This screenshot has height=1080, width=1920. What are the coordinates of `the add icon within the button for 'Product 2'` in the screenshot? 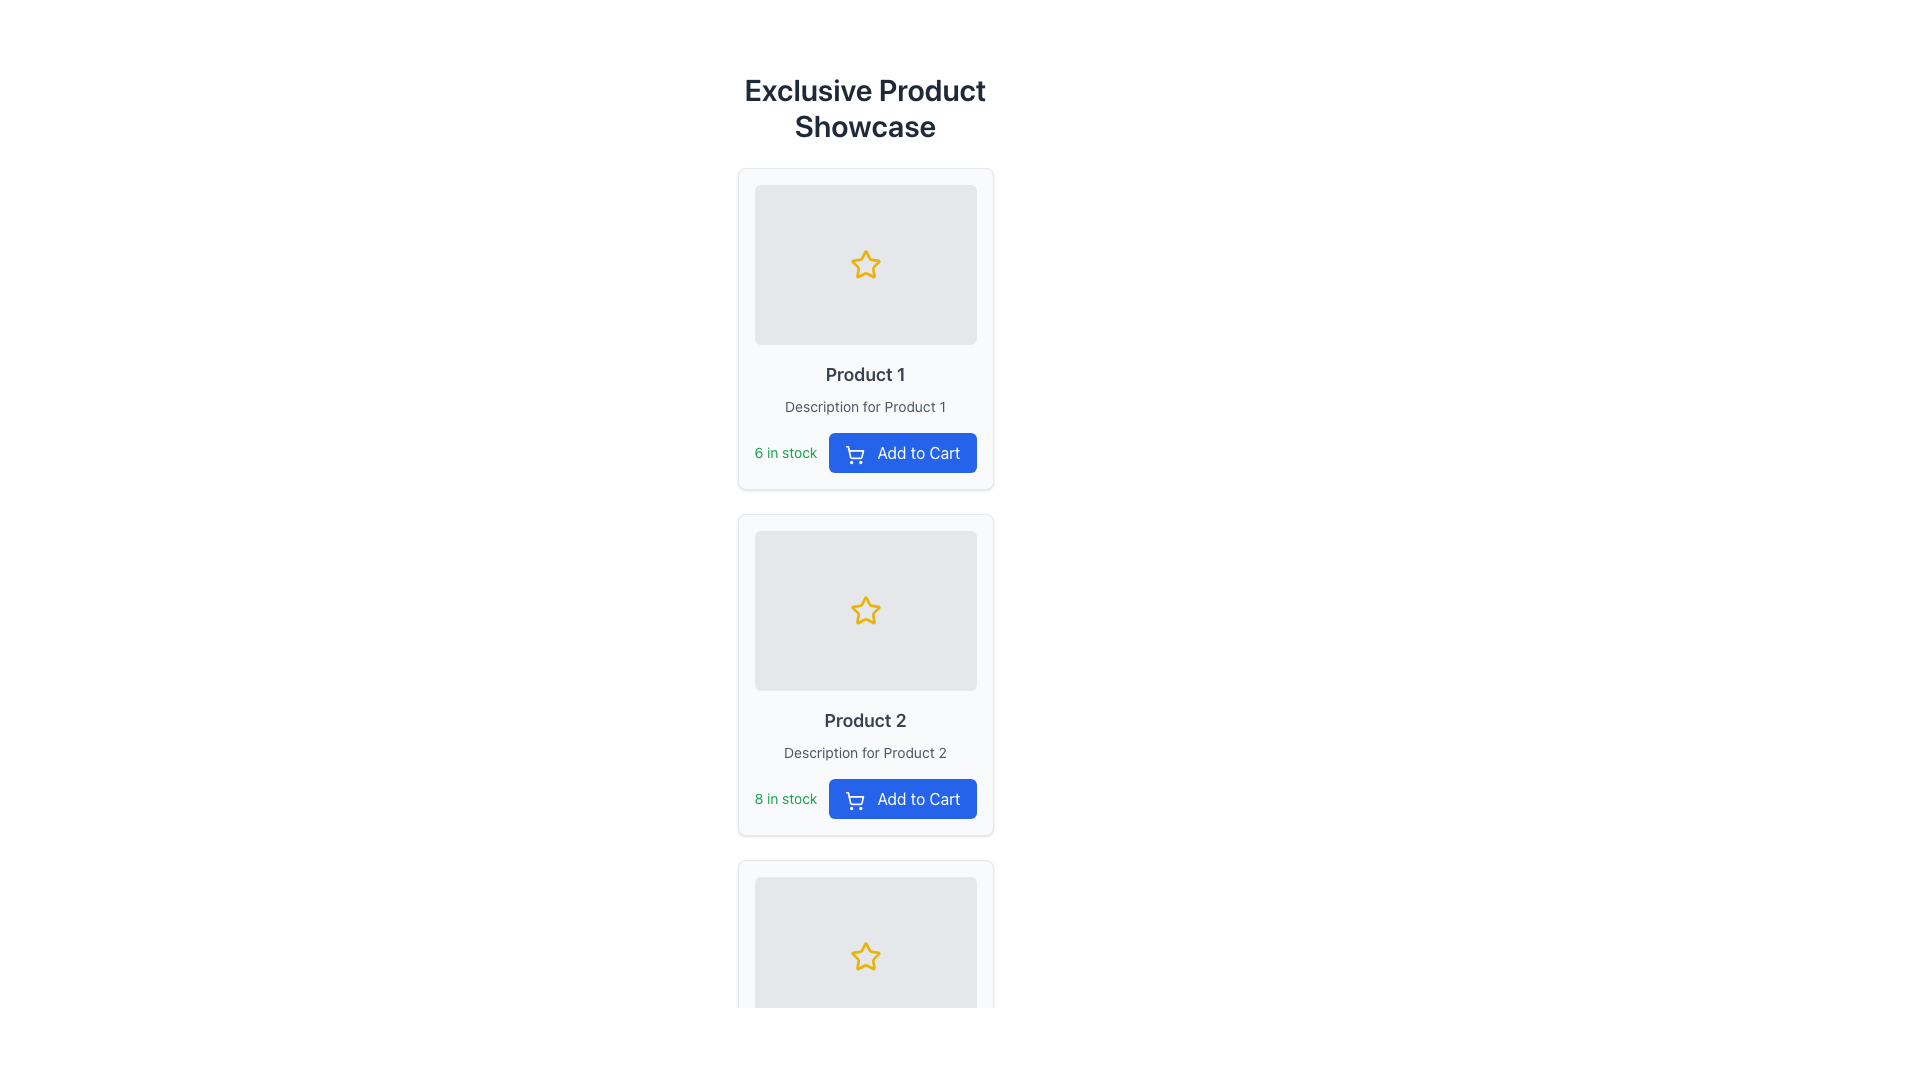 It's located at (855, 797).